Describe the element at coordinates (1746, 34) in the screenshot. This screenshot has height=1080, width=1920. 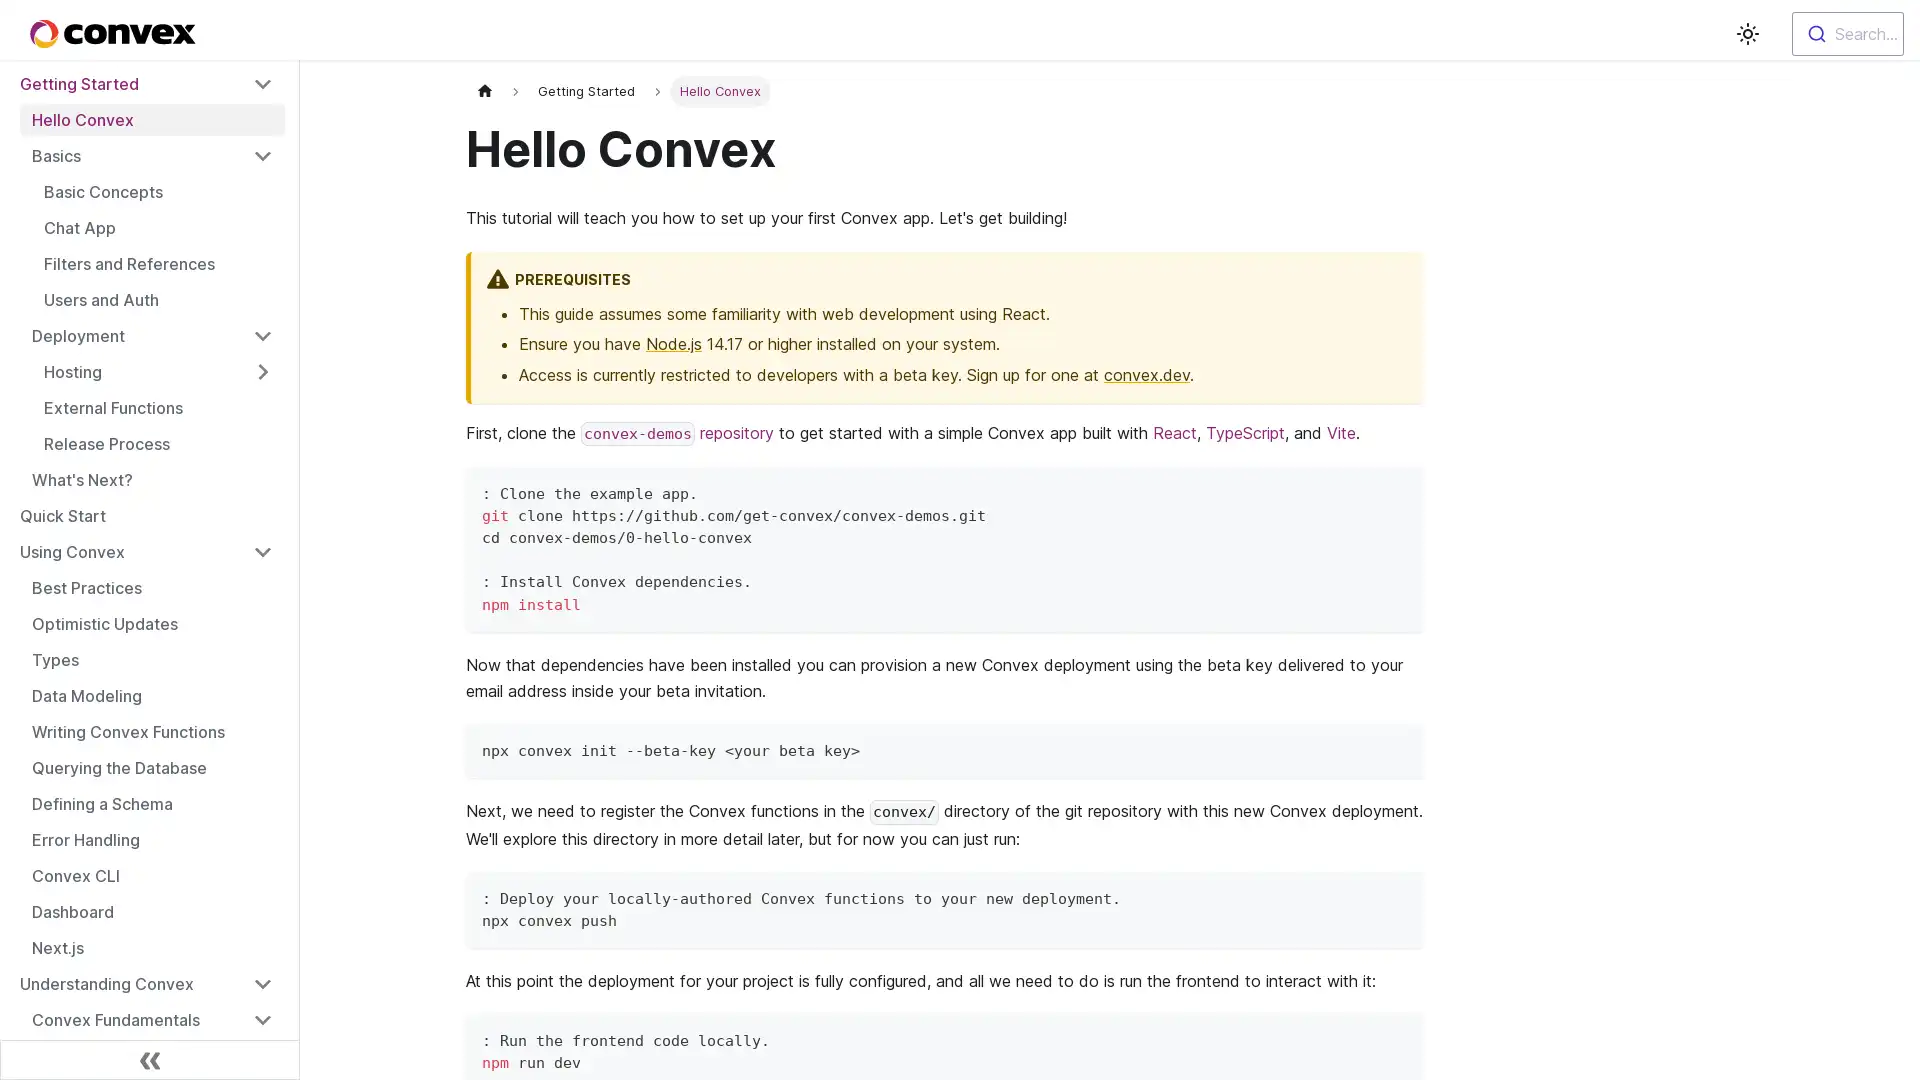
I see `Switch between dark and light mode (currently light mode)` at that location.